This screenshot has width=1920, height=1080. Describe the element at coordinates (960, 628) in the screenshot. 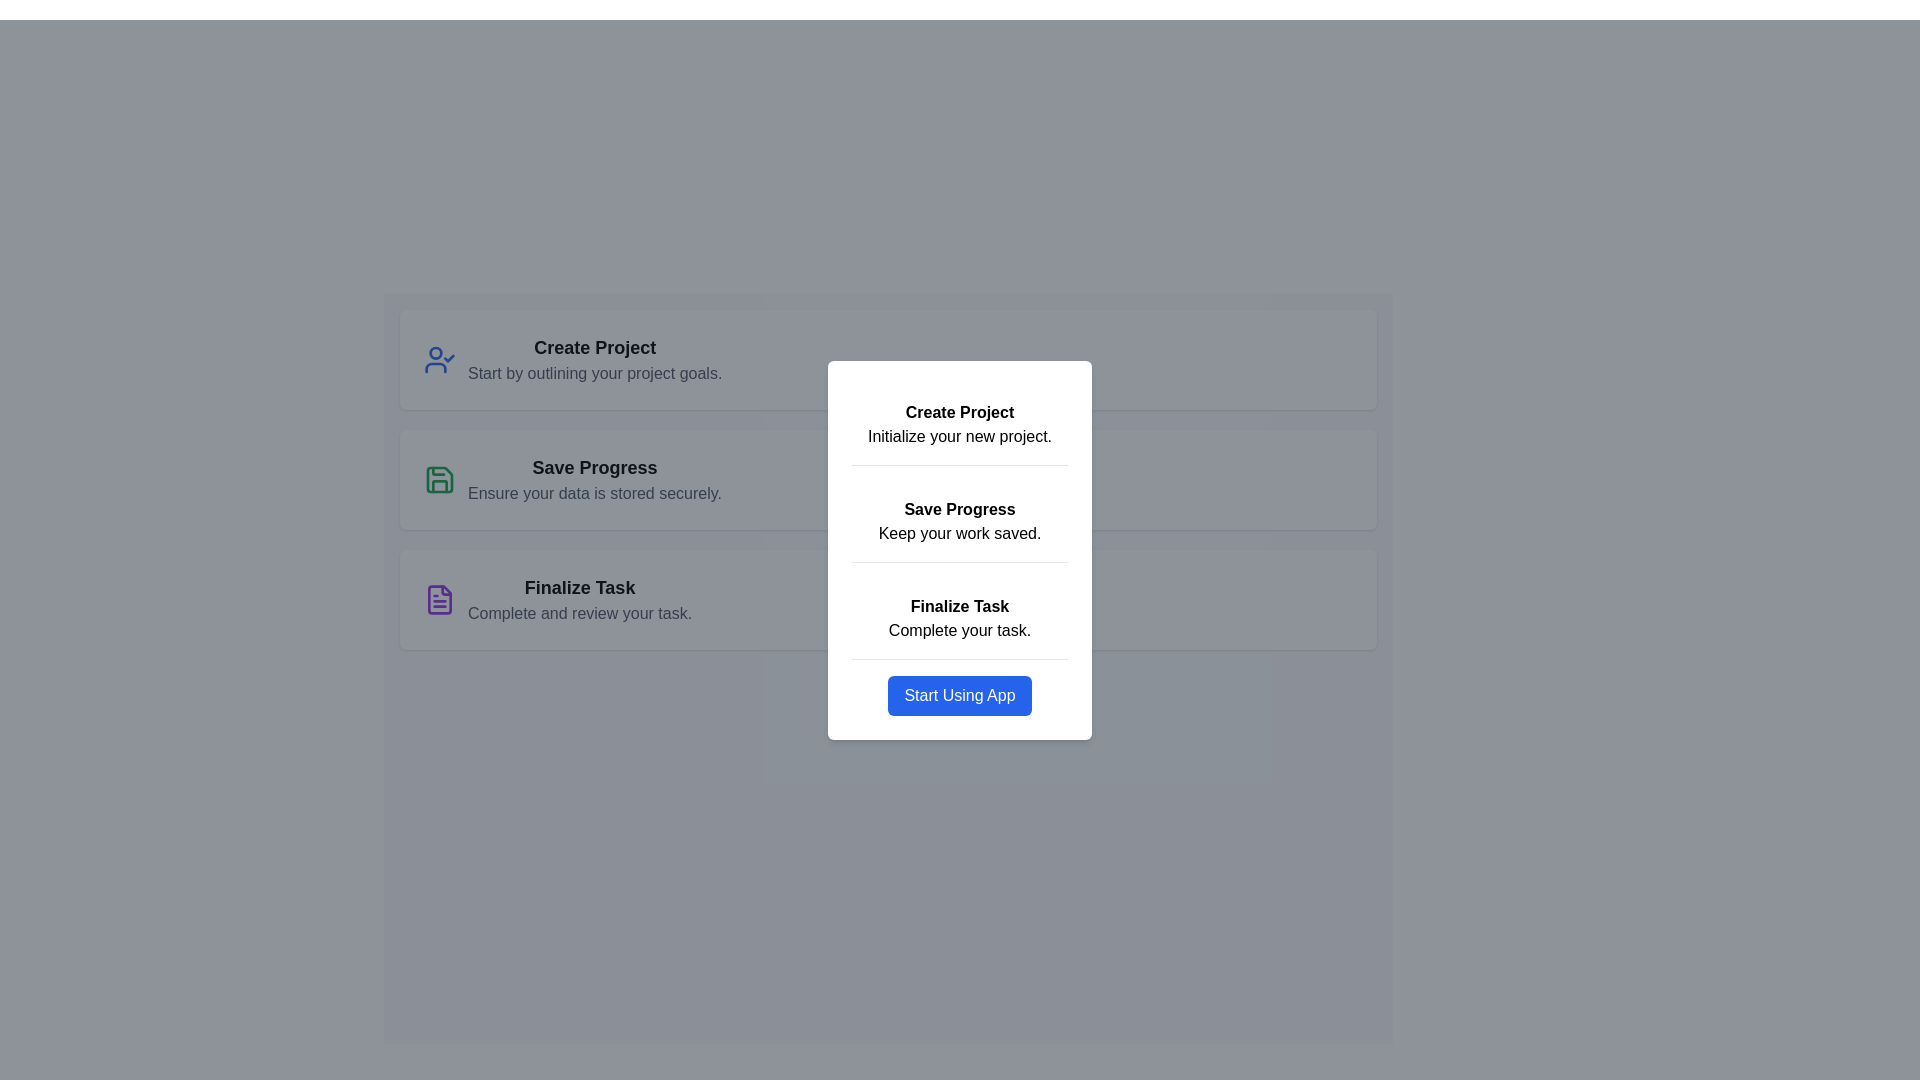

I see `the static text located directly under the 'Finalize Task' heading, which provides additional information about the option` at that location.